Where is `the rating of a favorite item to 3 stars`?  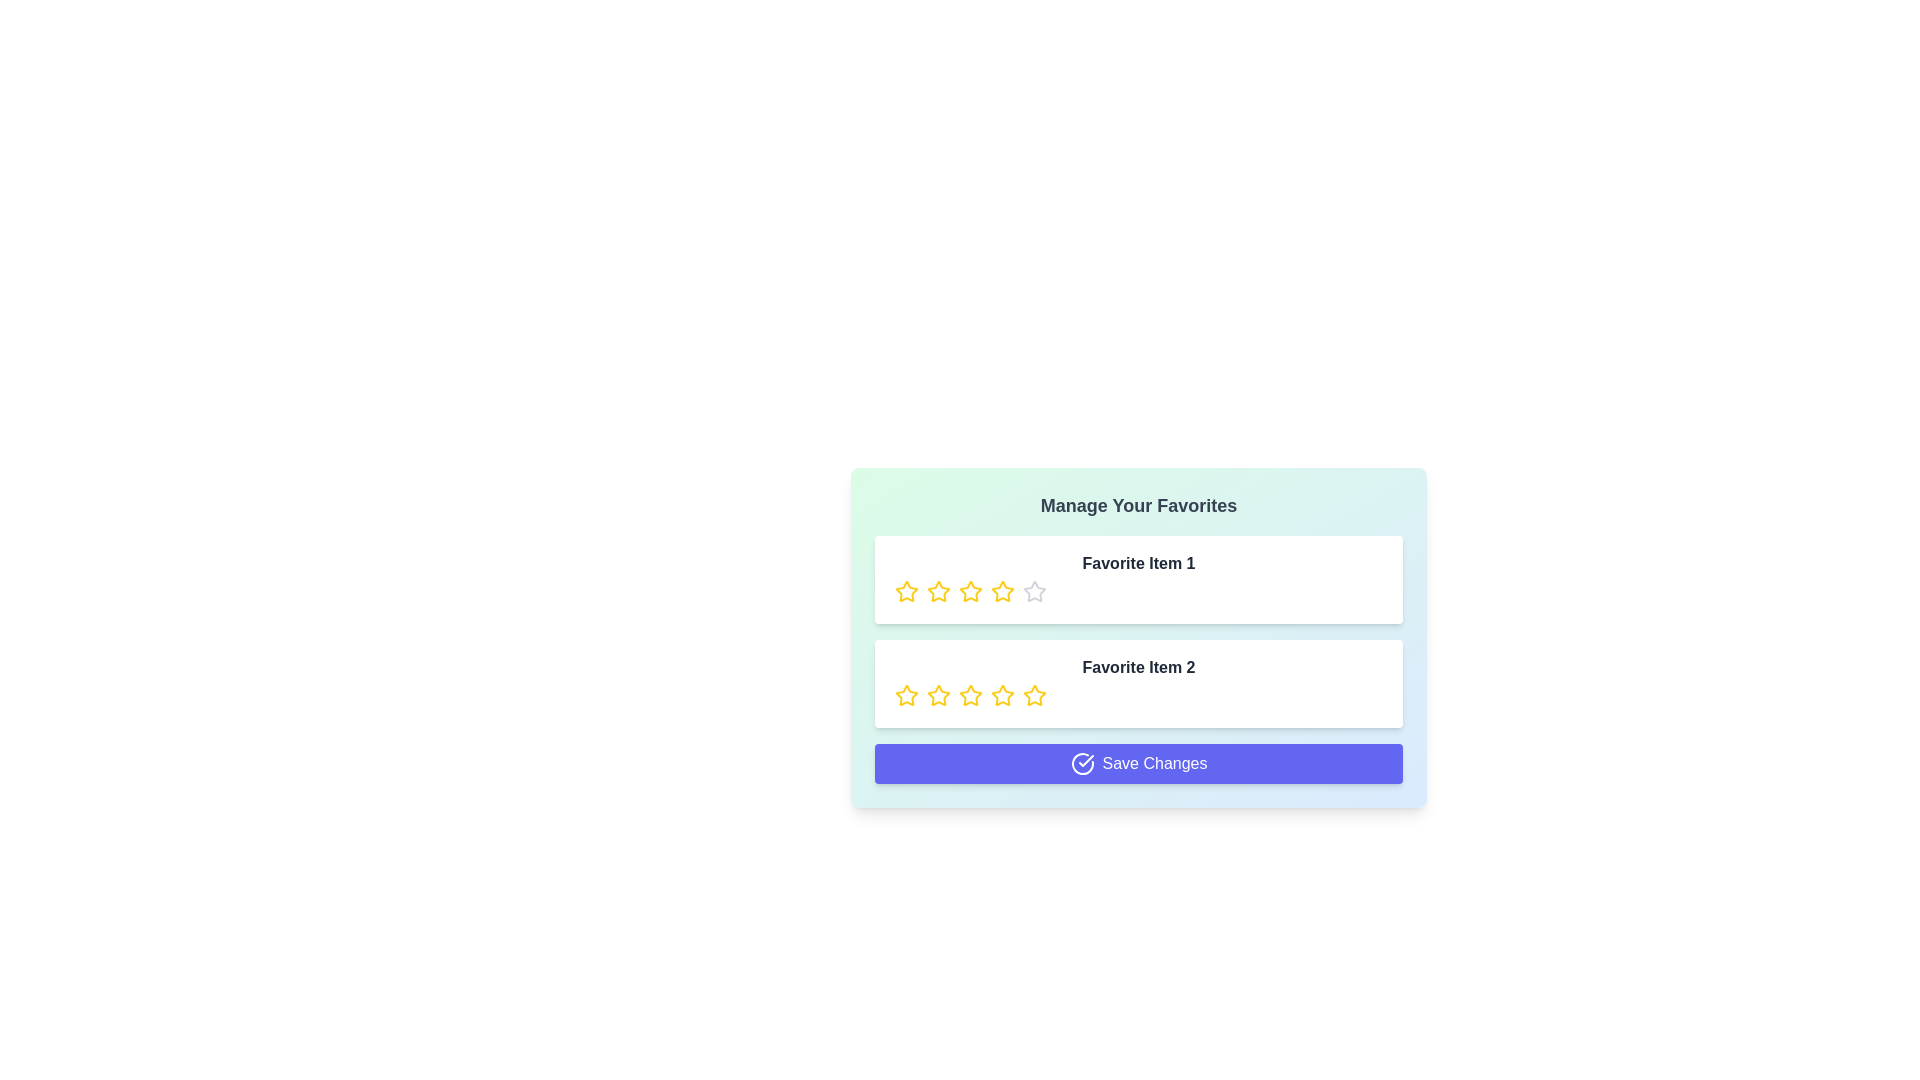 the rating of a favorite item to 3 stars is located at coordinates (970, 590).